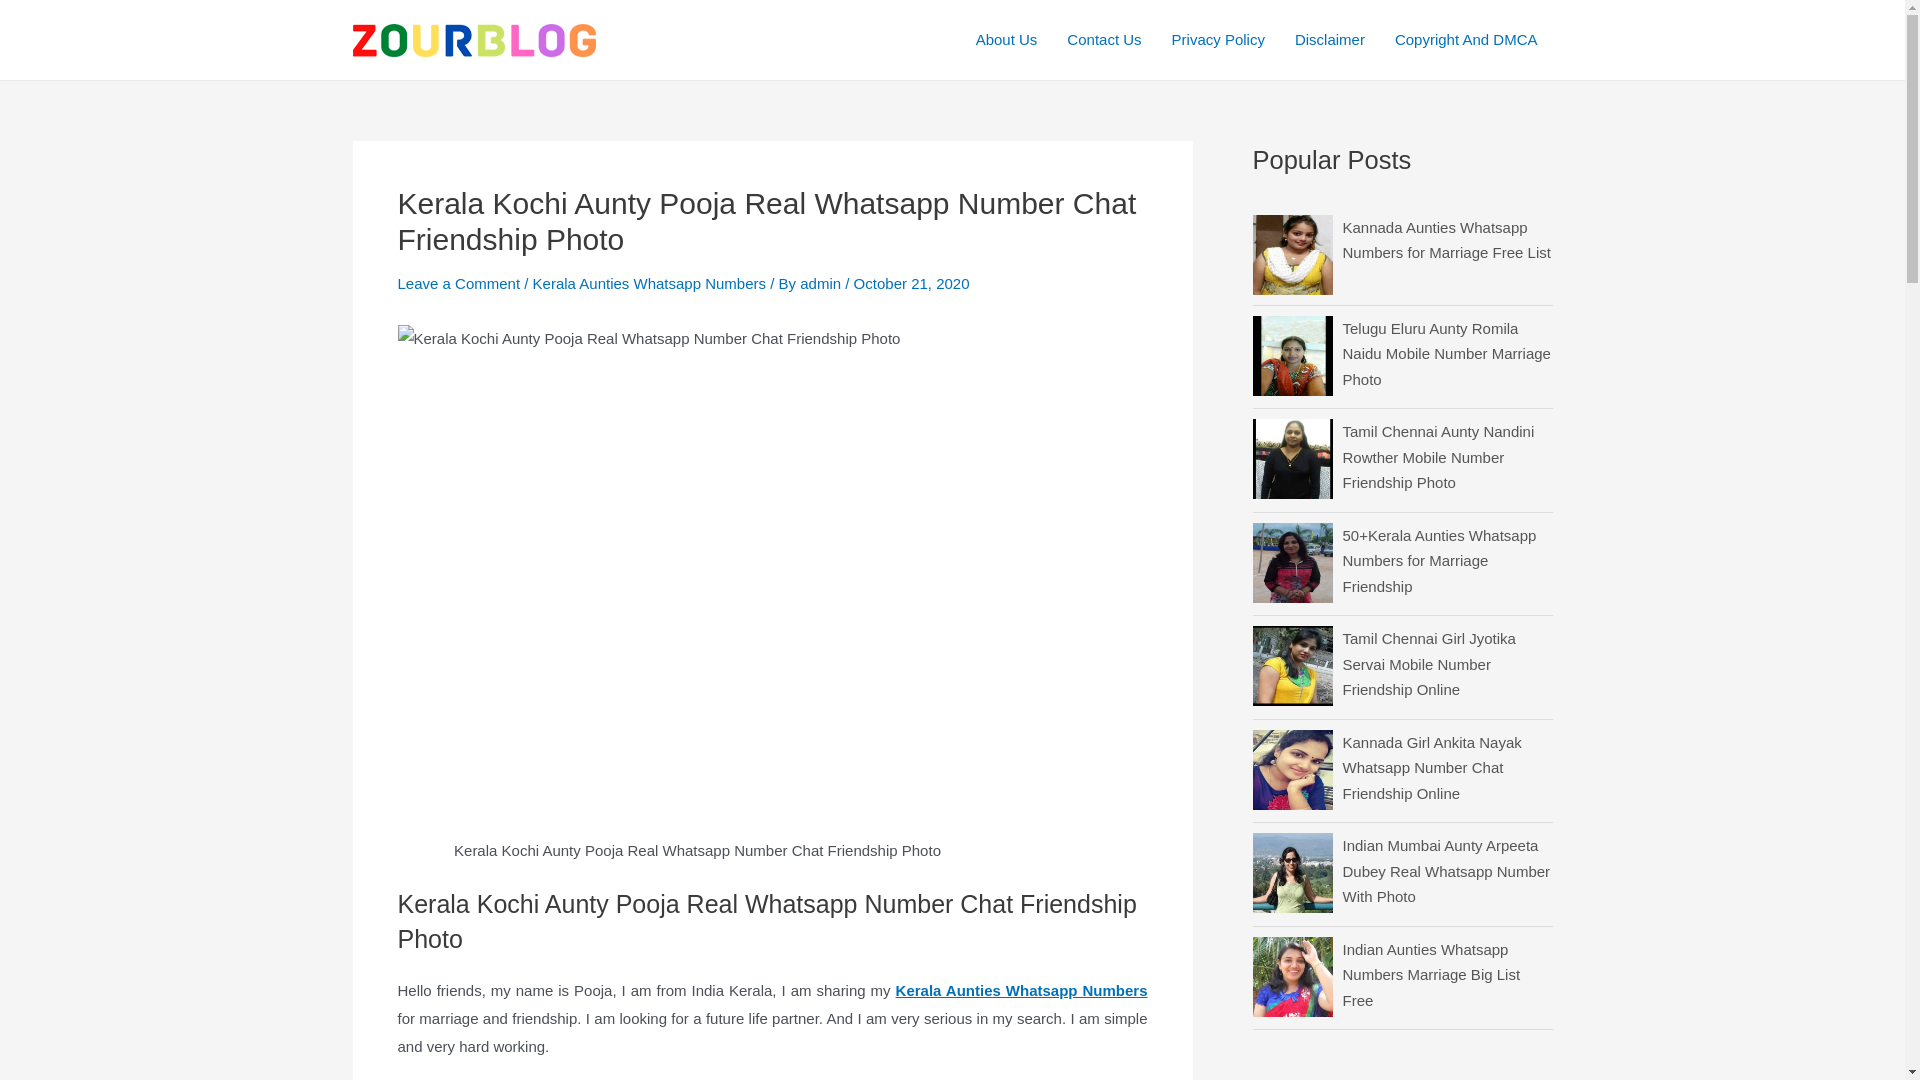 The image size is (1920, 1080). What do you see at coordinates (1445, 353) in the screenshot?
I see `'Telugu Eluru Aunty Romila Naidu Mobile Number Marriage Photo'` at bounding box center [1445, 353].